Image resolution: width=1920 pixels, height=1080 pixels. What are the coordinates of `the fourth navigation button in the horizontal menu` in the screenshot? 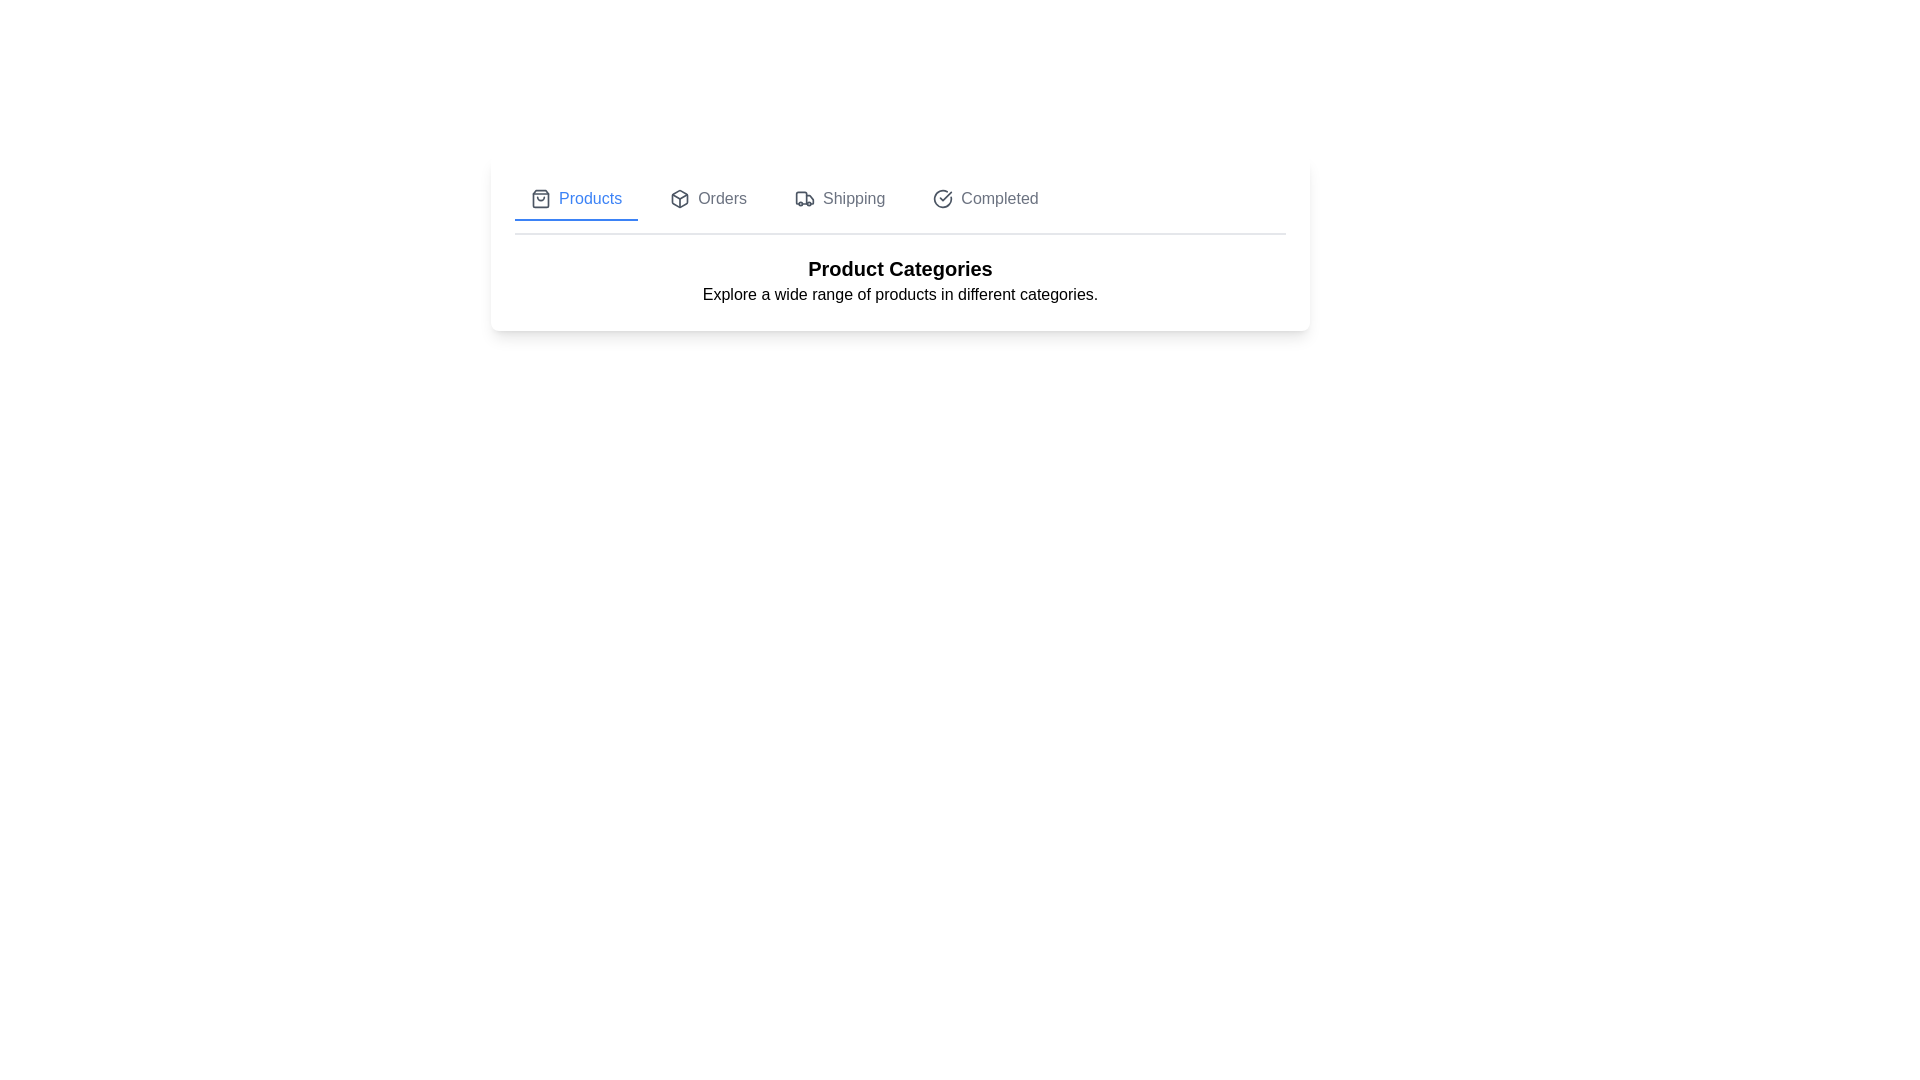 It's located at (985, 200).